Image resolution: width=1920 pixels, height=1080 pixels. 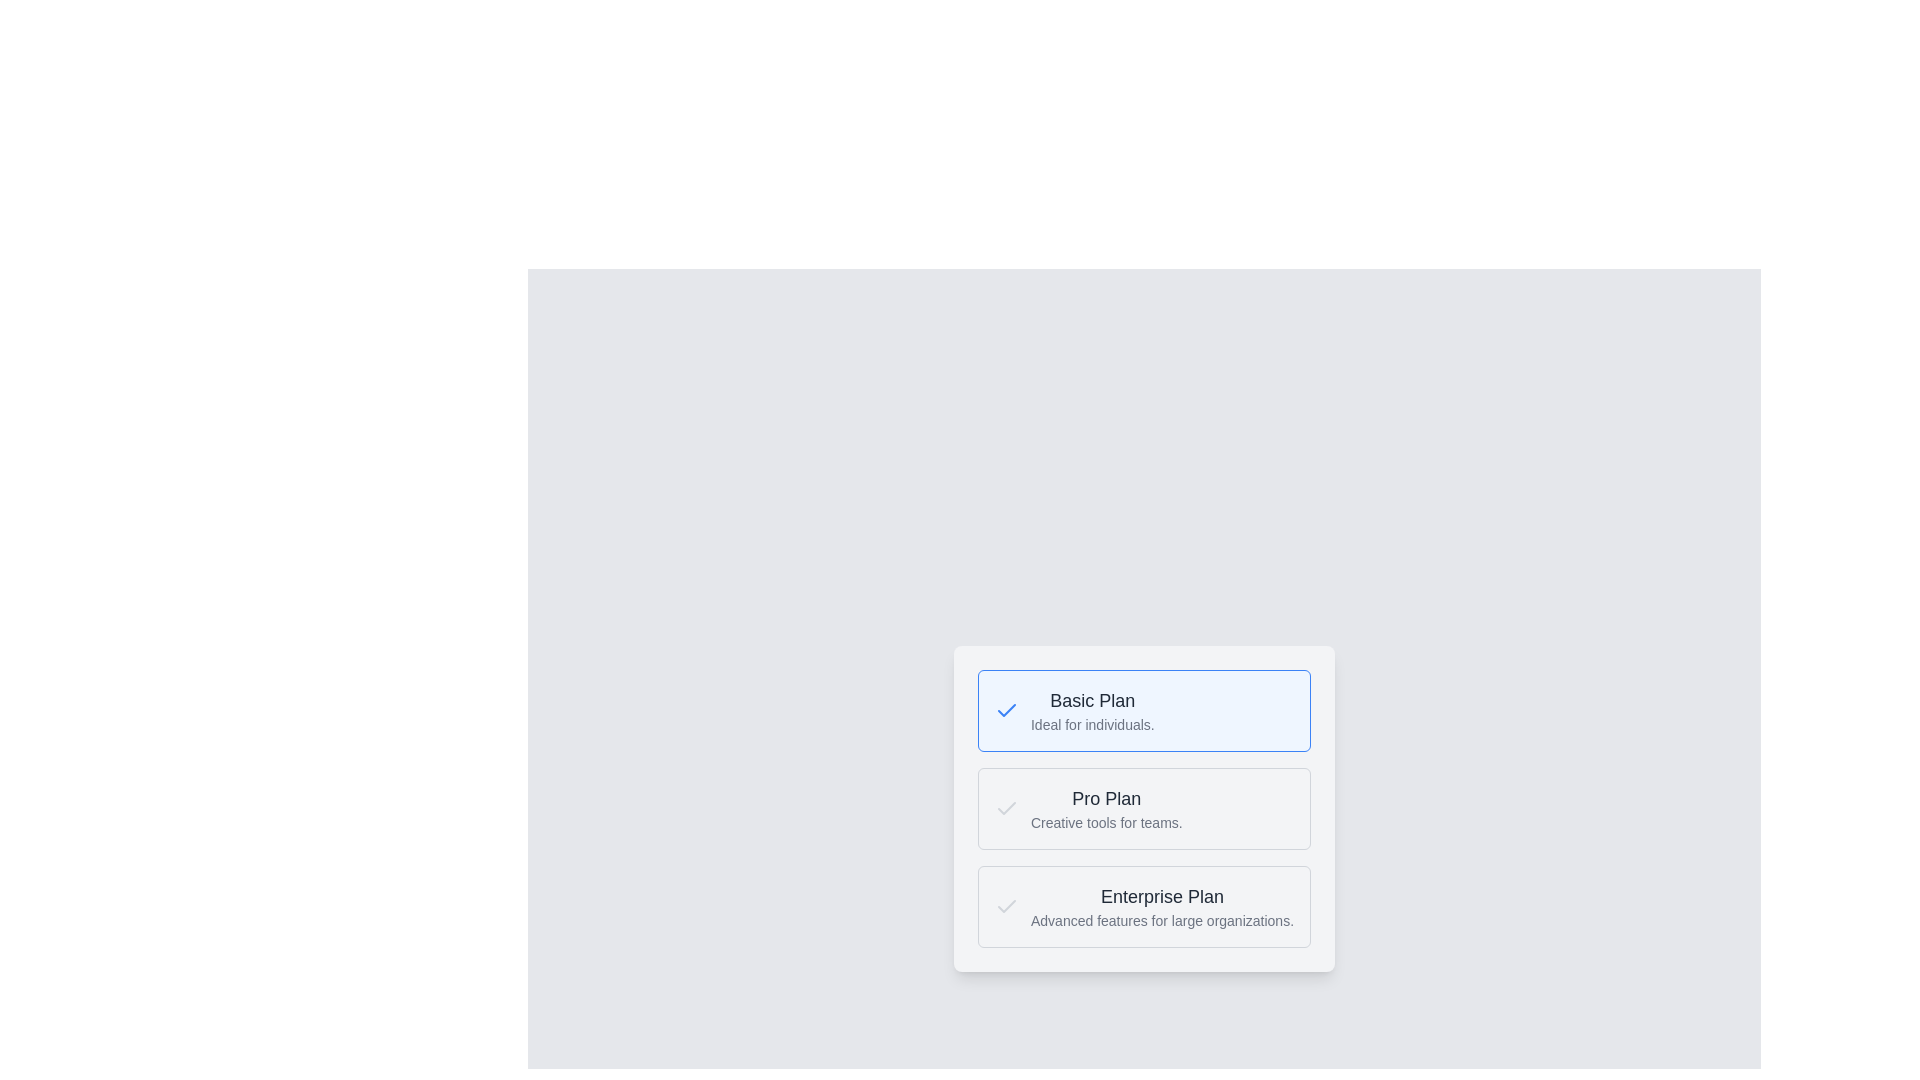 What do you see at coordinates (1091, 725) in the screenshot?
I see `descriptive text of the Text Label located directly below the 'Basic Plan' text in the topmost card of the plan options` at bounding box center [1091, 725].